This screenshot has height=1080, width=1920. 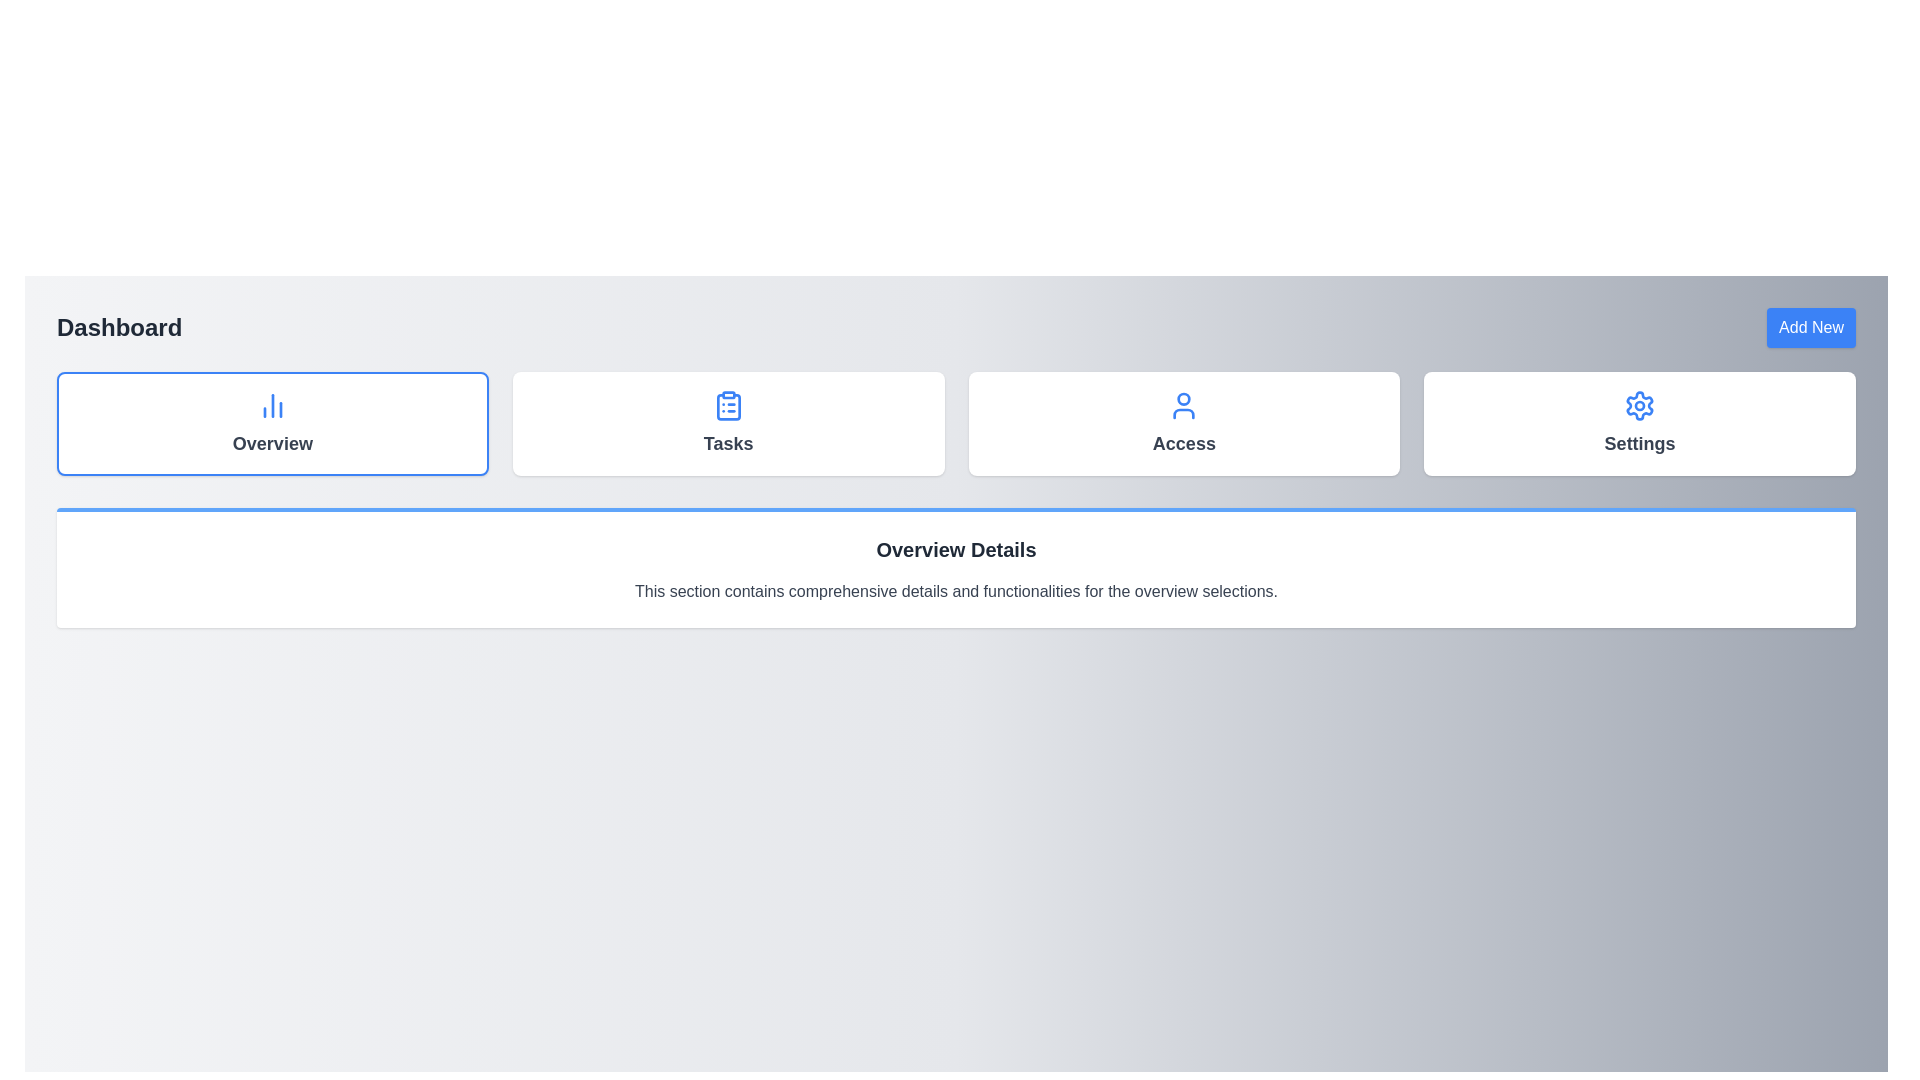 I want to click on the text label displaying 'Access', which is styled in a large, bold font and located centrally at the bottom of the 'Access' card, so click(x=1184, y=442).